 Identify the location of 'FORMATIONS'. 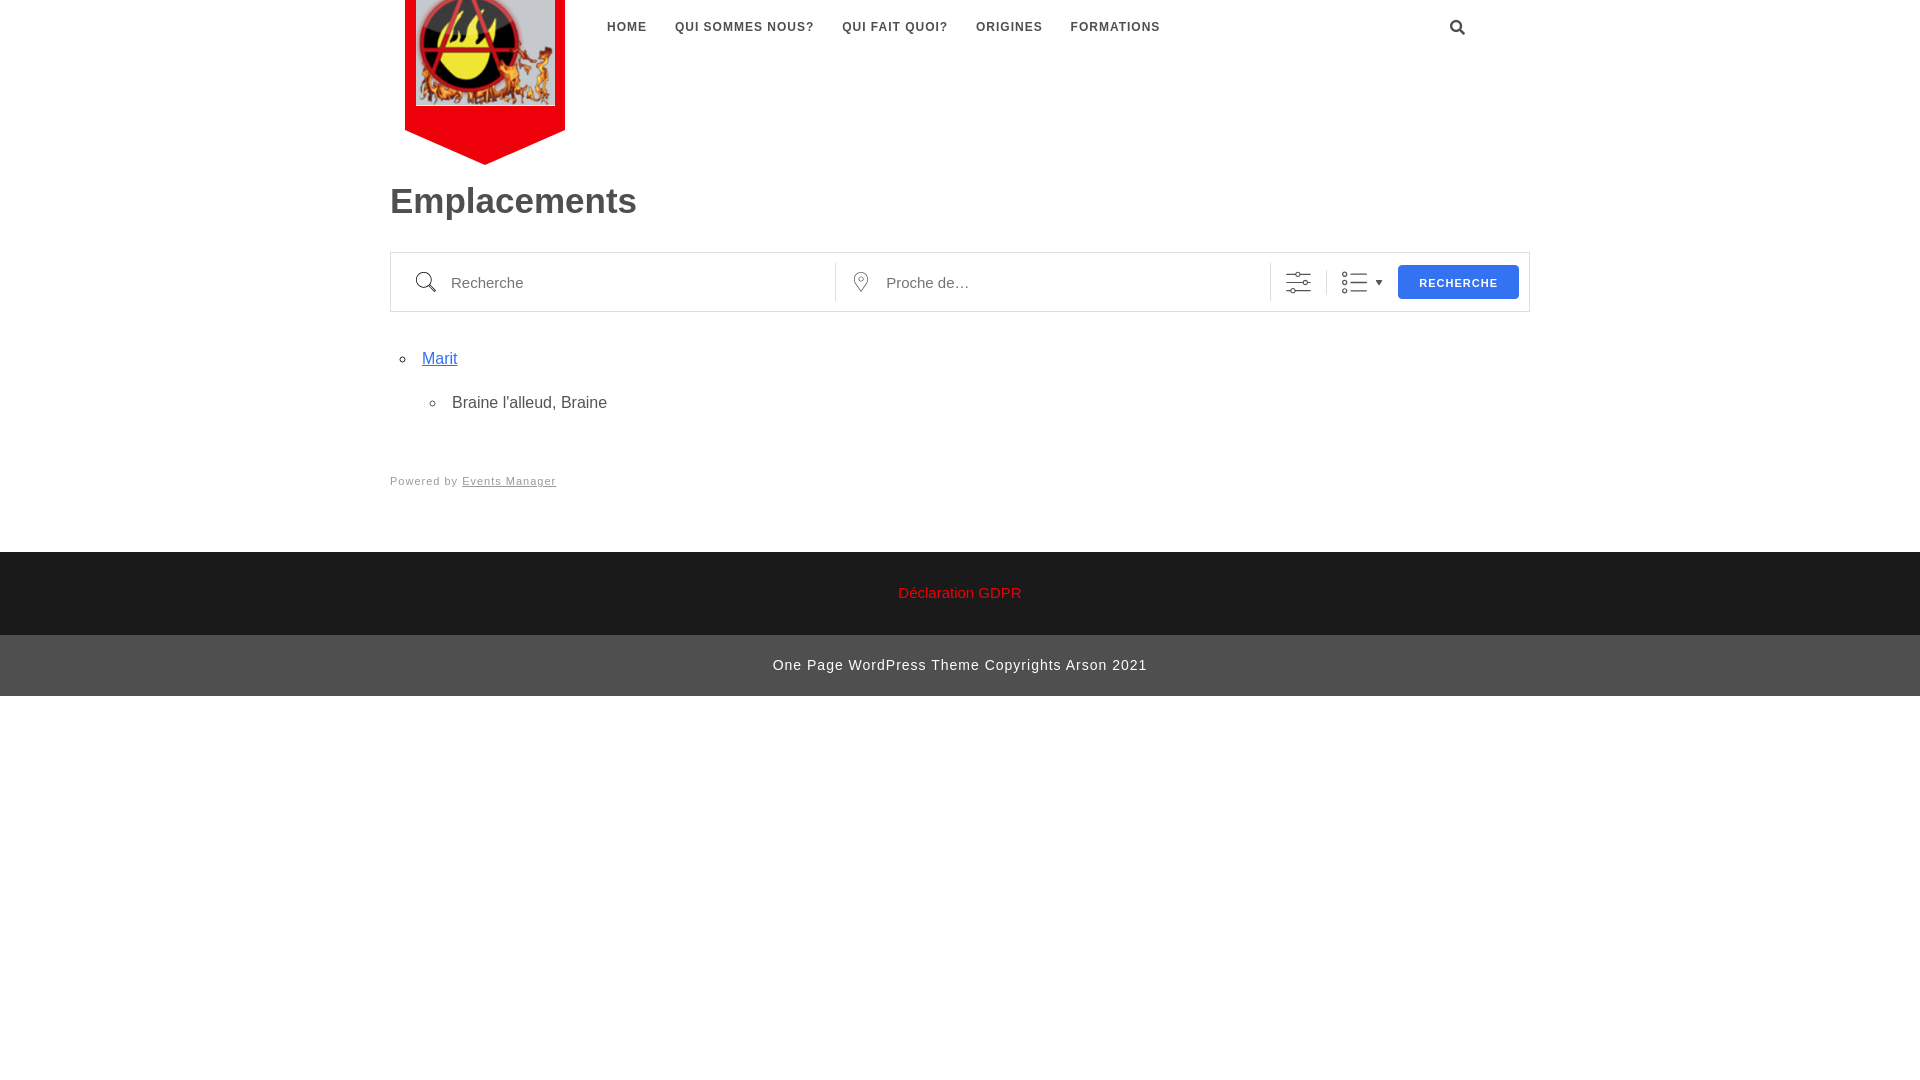
(1058, 27).